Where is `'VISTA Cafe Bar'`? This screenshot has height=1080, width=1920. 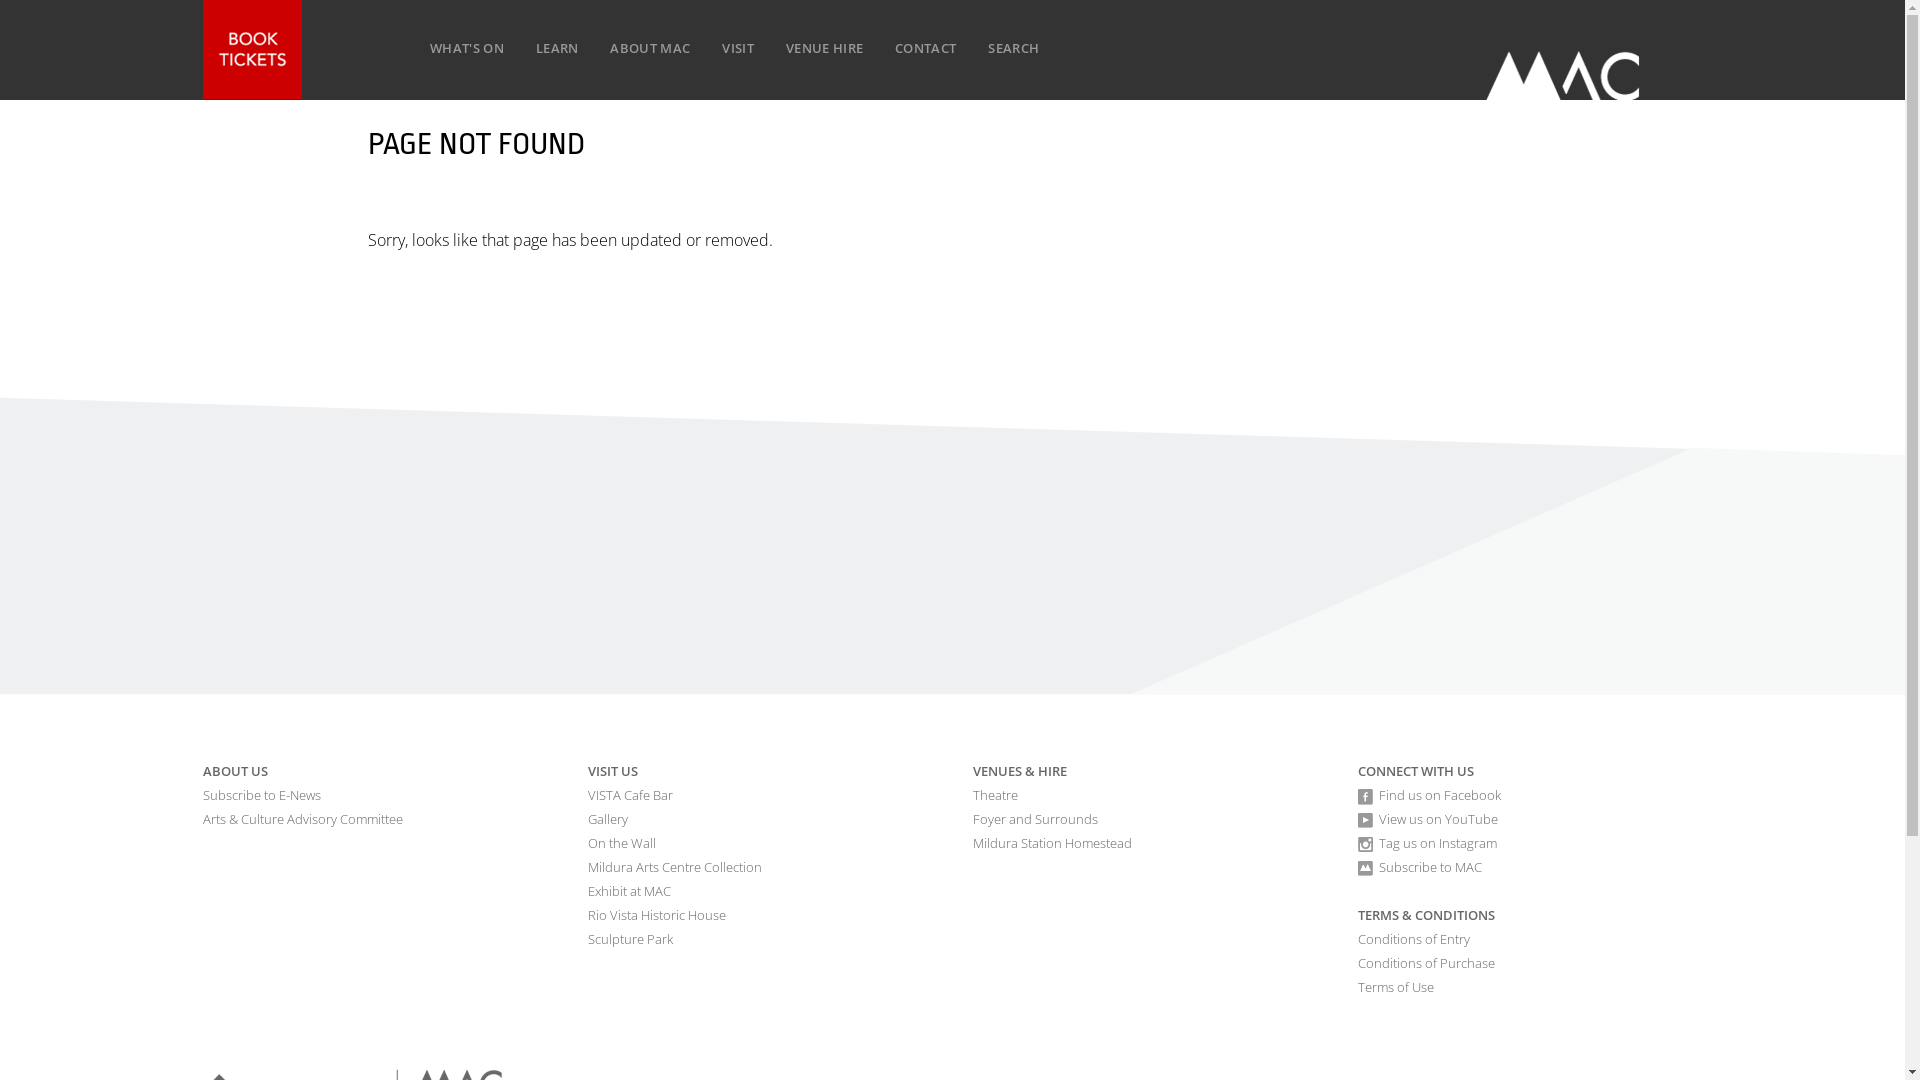 'VISTA Cafe Bar' is located at coordinates (629, 793).